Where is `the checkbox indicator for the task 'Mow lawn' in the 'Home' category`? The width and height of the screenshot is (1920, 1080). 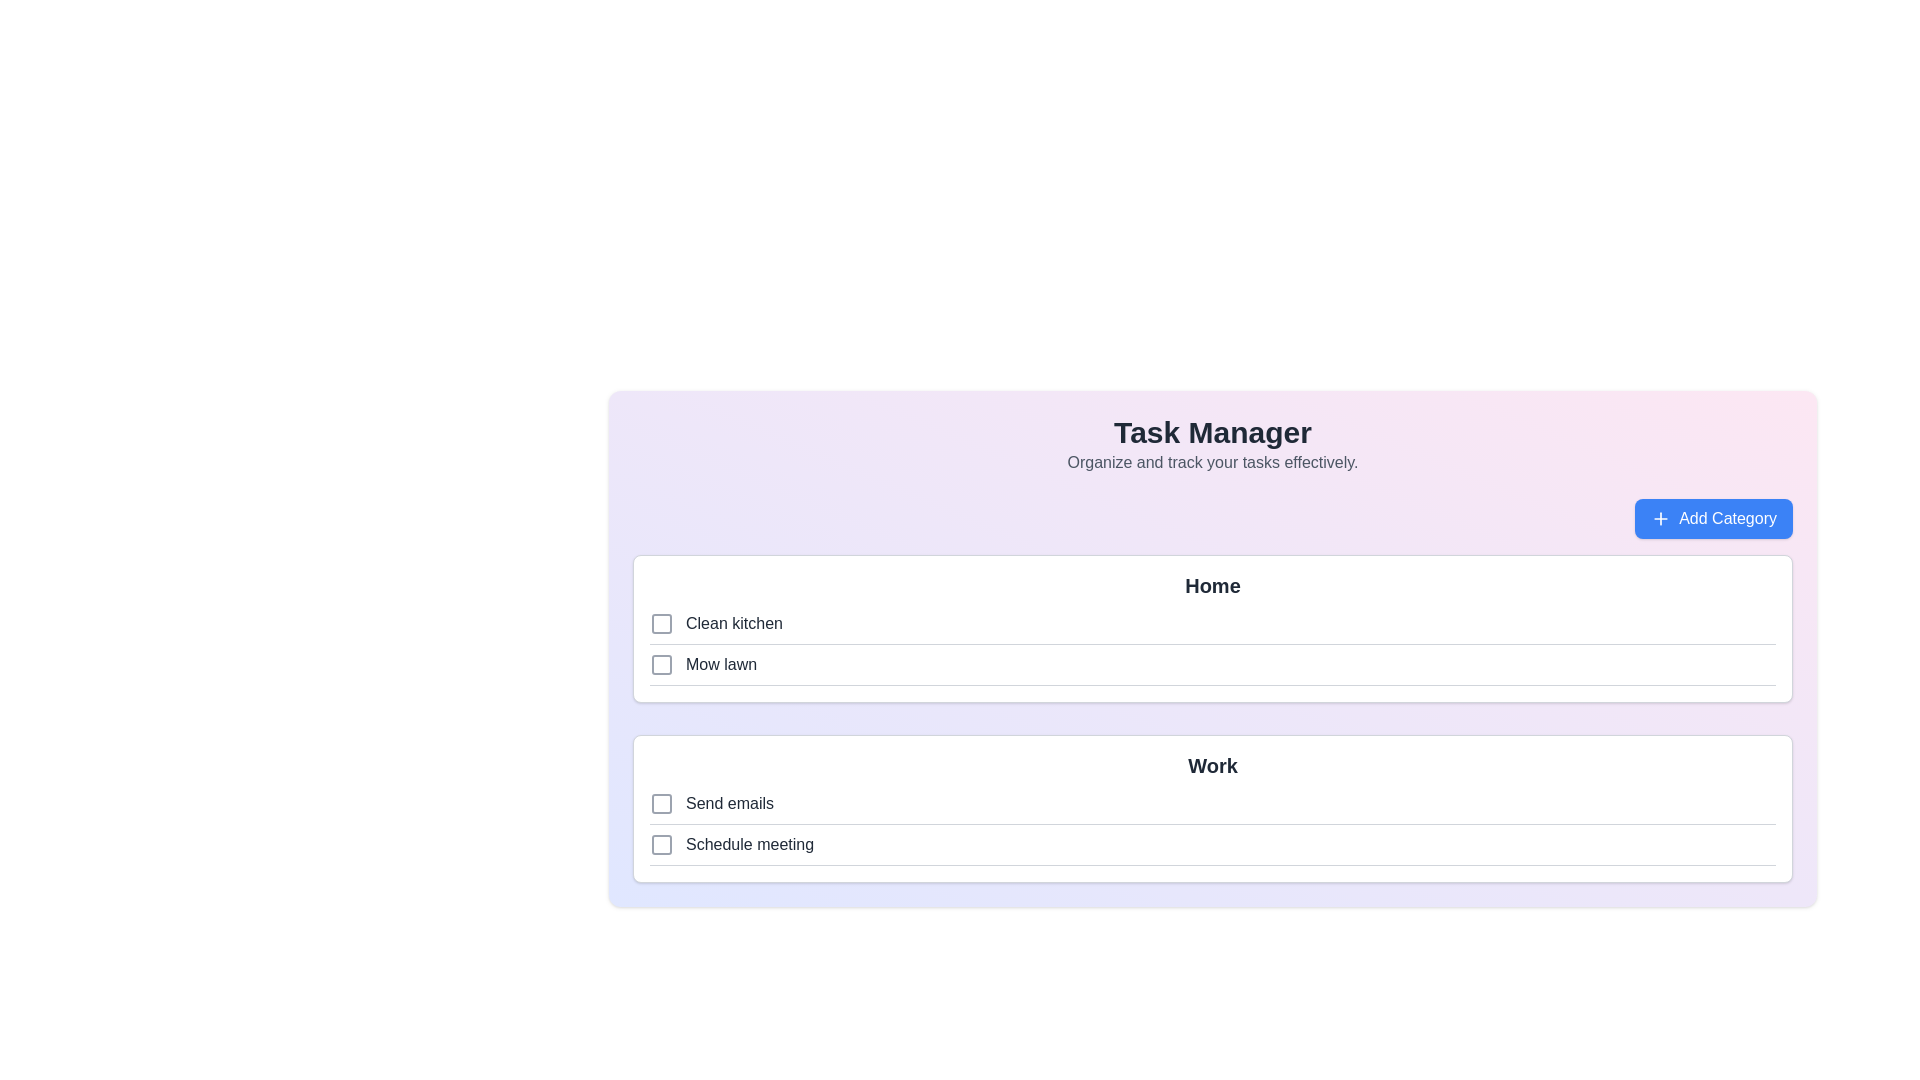 the checkbox indicator for the task 'Mow lawn' in the 'Home' category is located at coordinates (662, 664).